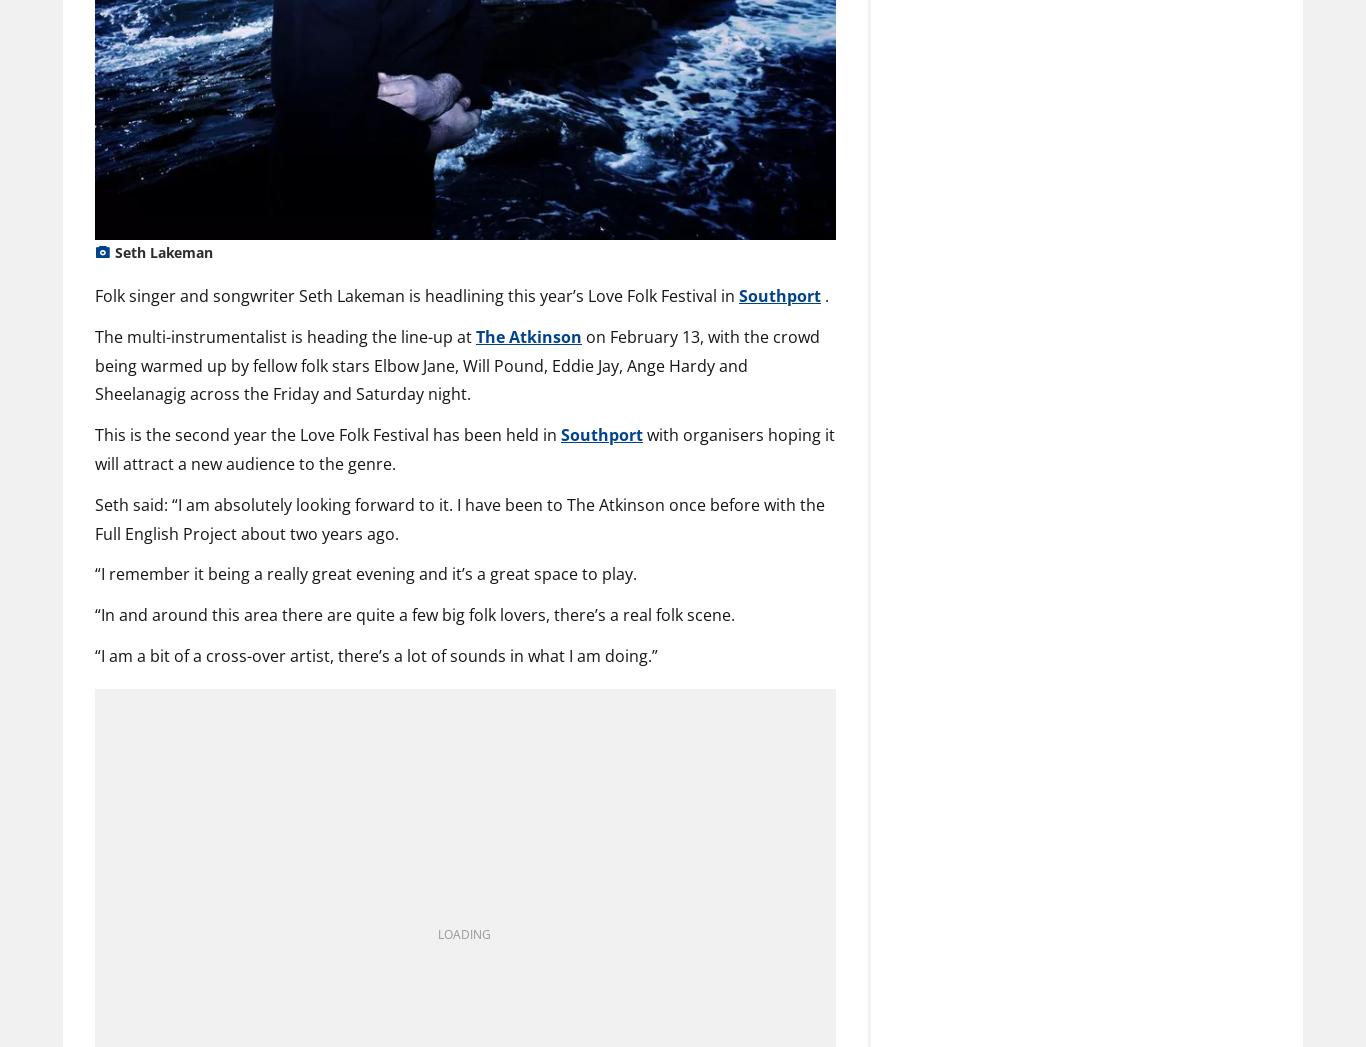  Describe the element at coordinates (364, 572) in the screenshot. I see `'“I remember it being a really great evening and it’s a great space to play.'` at that location.